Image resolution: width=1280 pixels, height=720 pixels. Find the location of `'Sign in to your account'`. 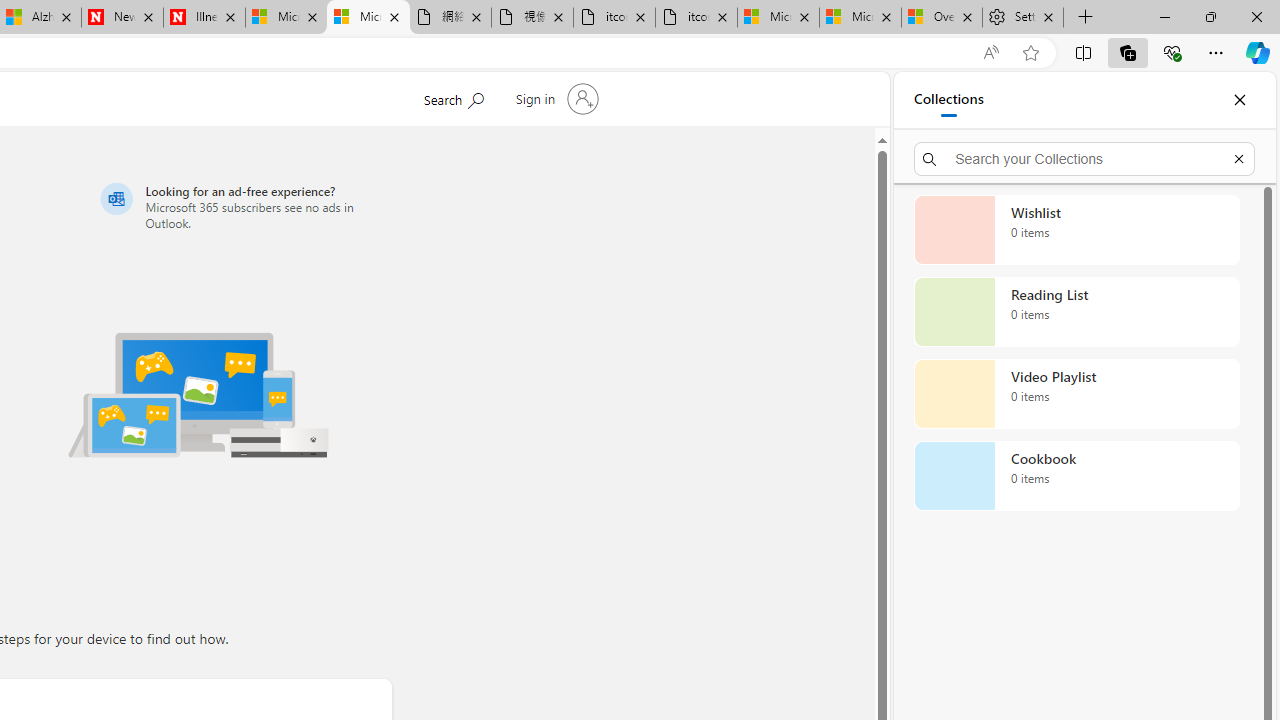

'Sign in to your account' is located at coordinates (554, 99).